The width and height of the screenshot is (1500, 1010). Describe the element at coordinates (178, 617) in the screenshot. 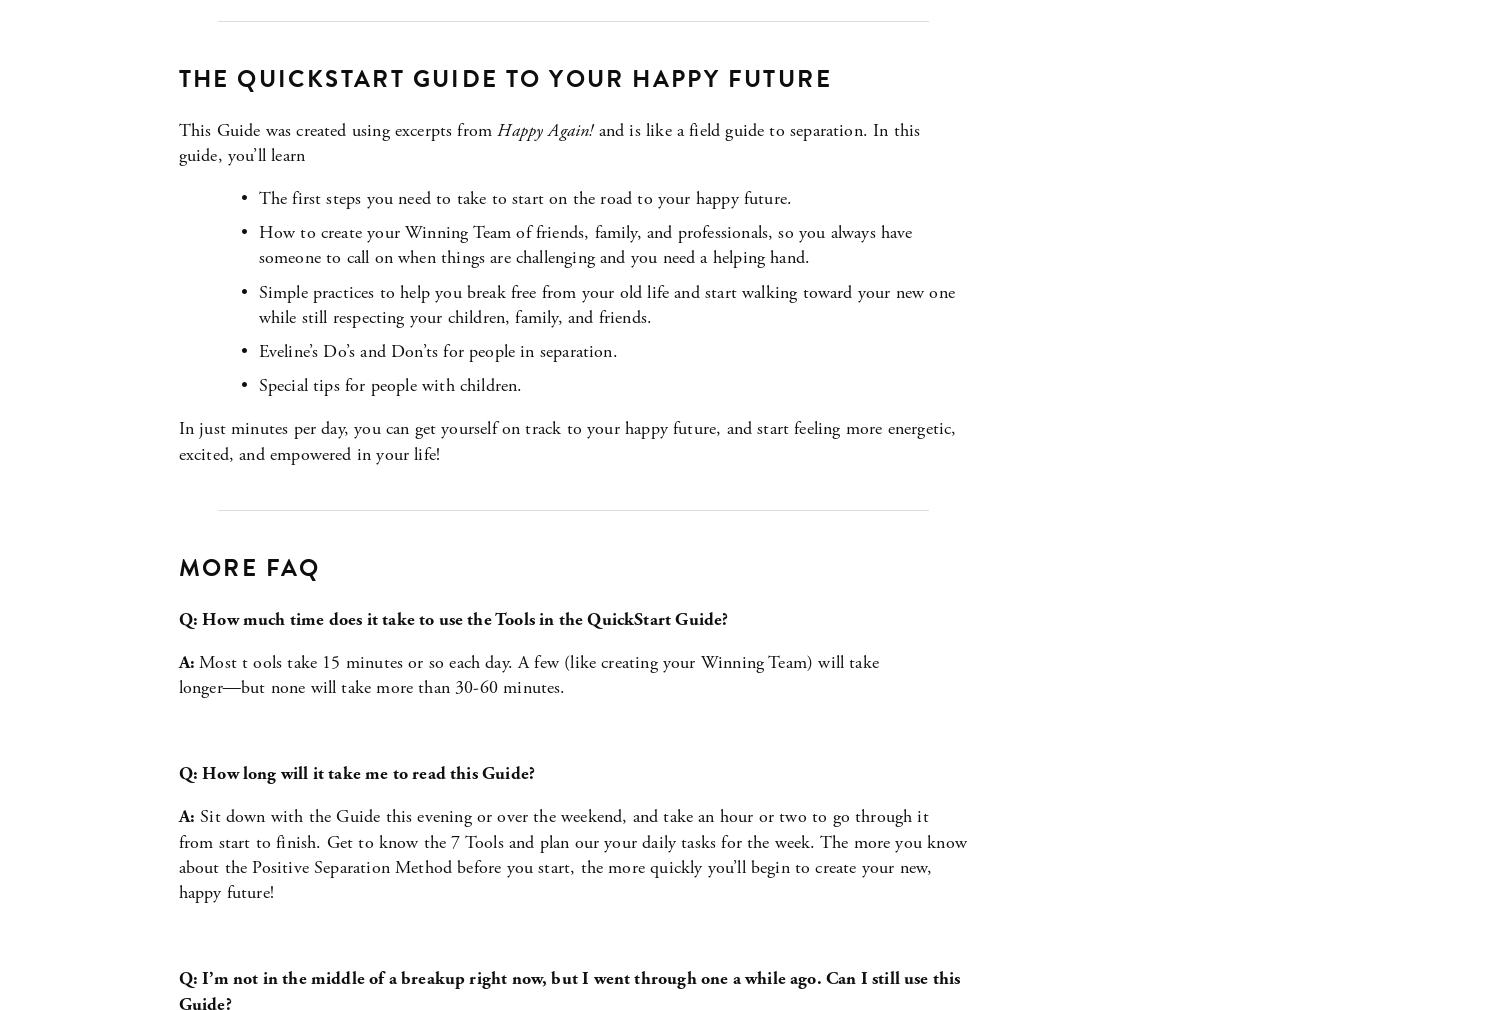

I see `'Q: How much time does it take to use the Tools in the QuickStart Guide?'` at that location.